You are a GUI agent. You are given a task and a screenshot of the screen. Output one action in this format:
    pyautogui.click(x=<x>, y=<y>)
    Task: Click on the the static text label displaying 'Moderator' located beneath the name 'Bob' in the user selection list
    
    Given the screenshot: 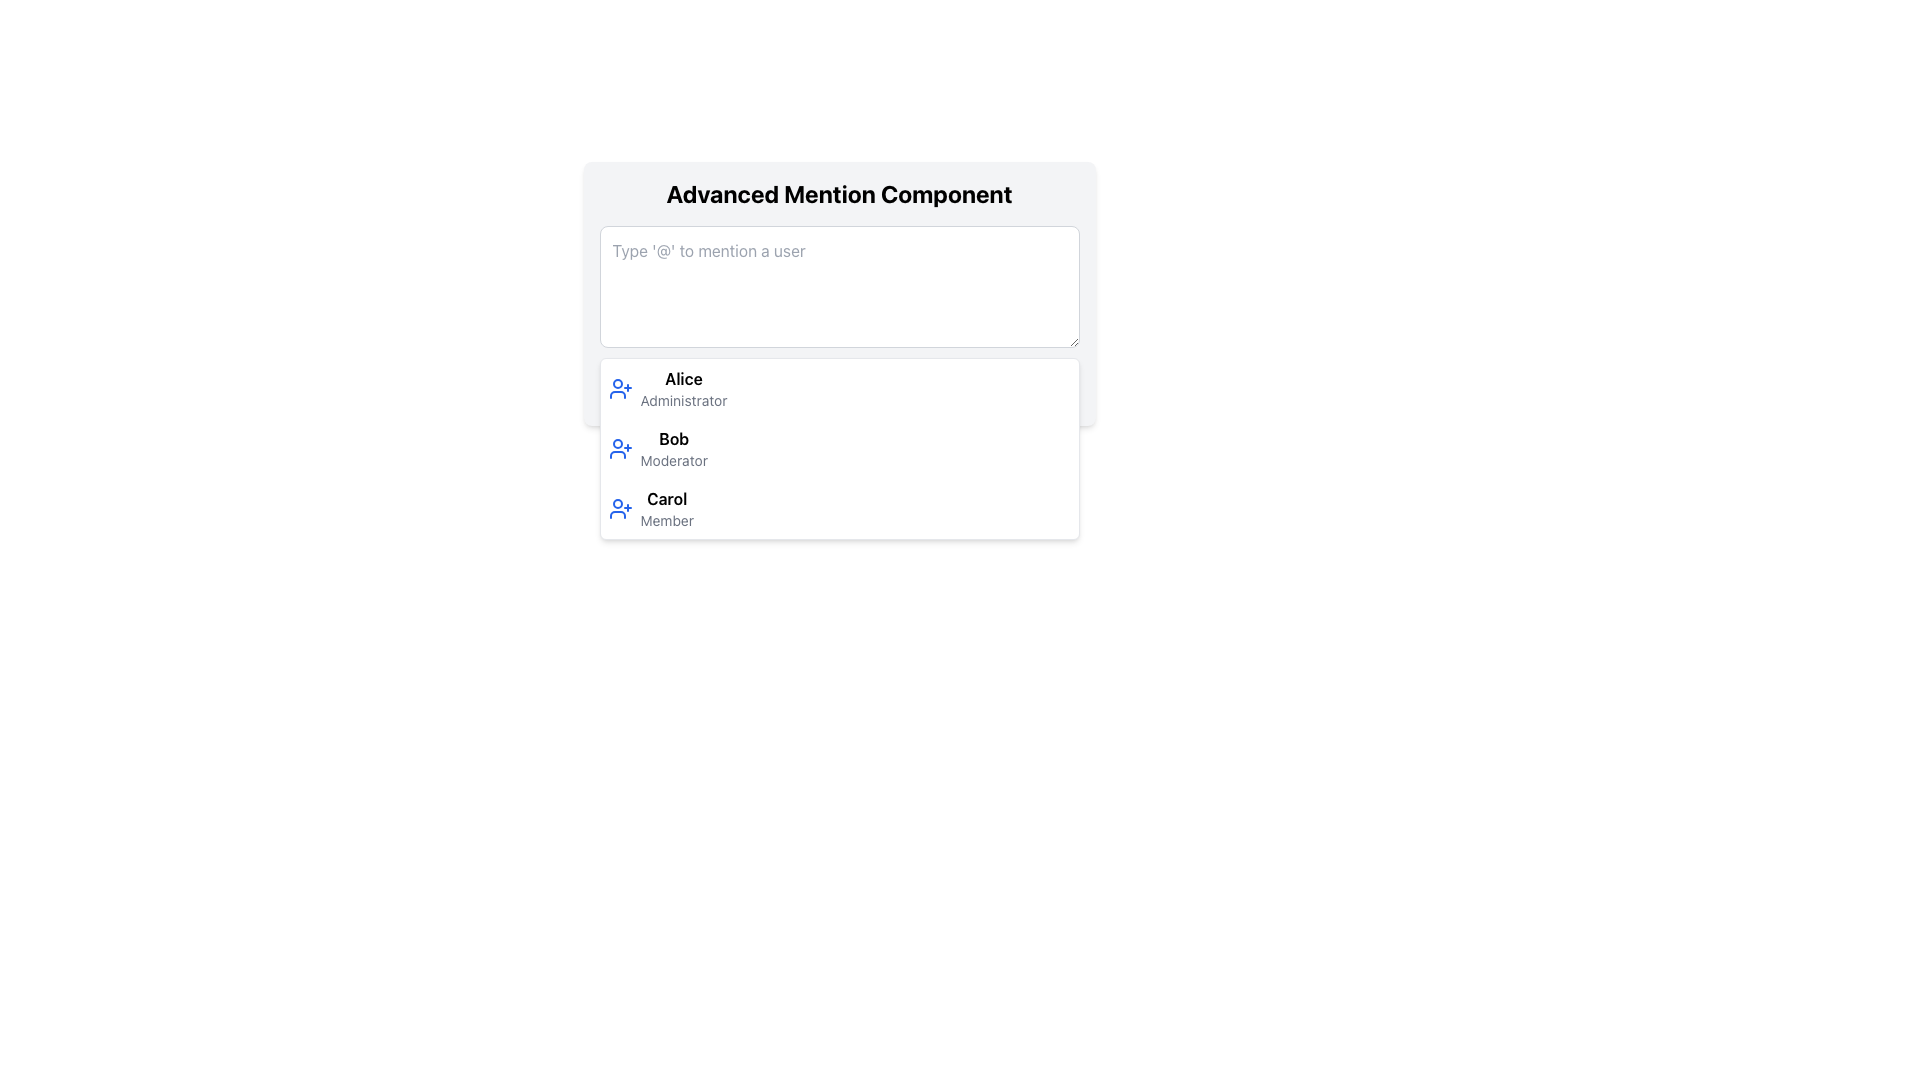 What is the action you would take?
    pyautogui.click(x=674, y=461)
    